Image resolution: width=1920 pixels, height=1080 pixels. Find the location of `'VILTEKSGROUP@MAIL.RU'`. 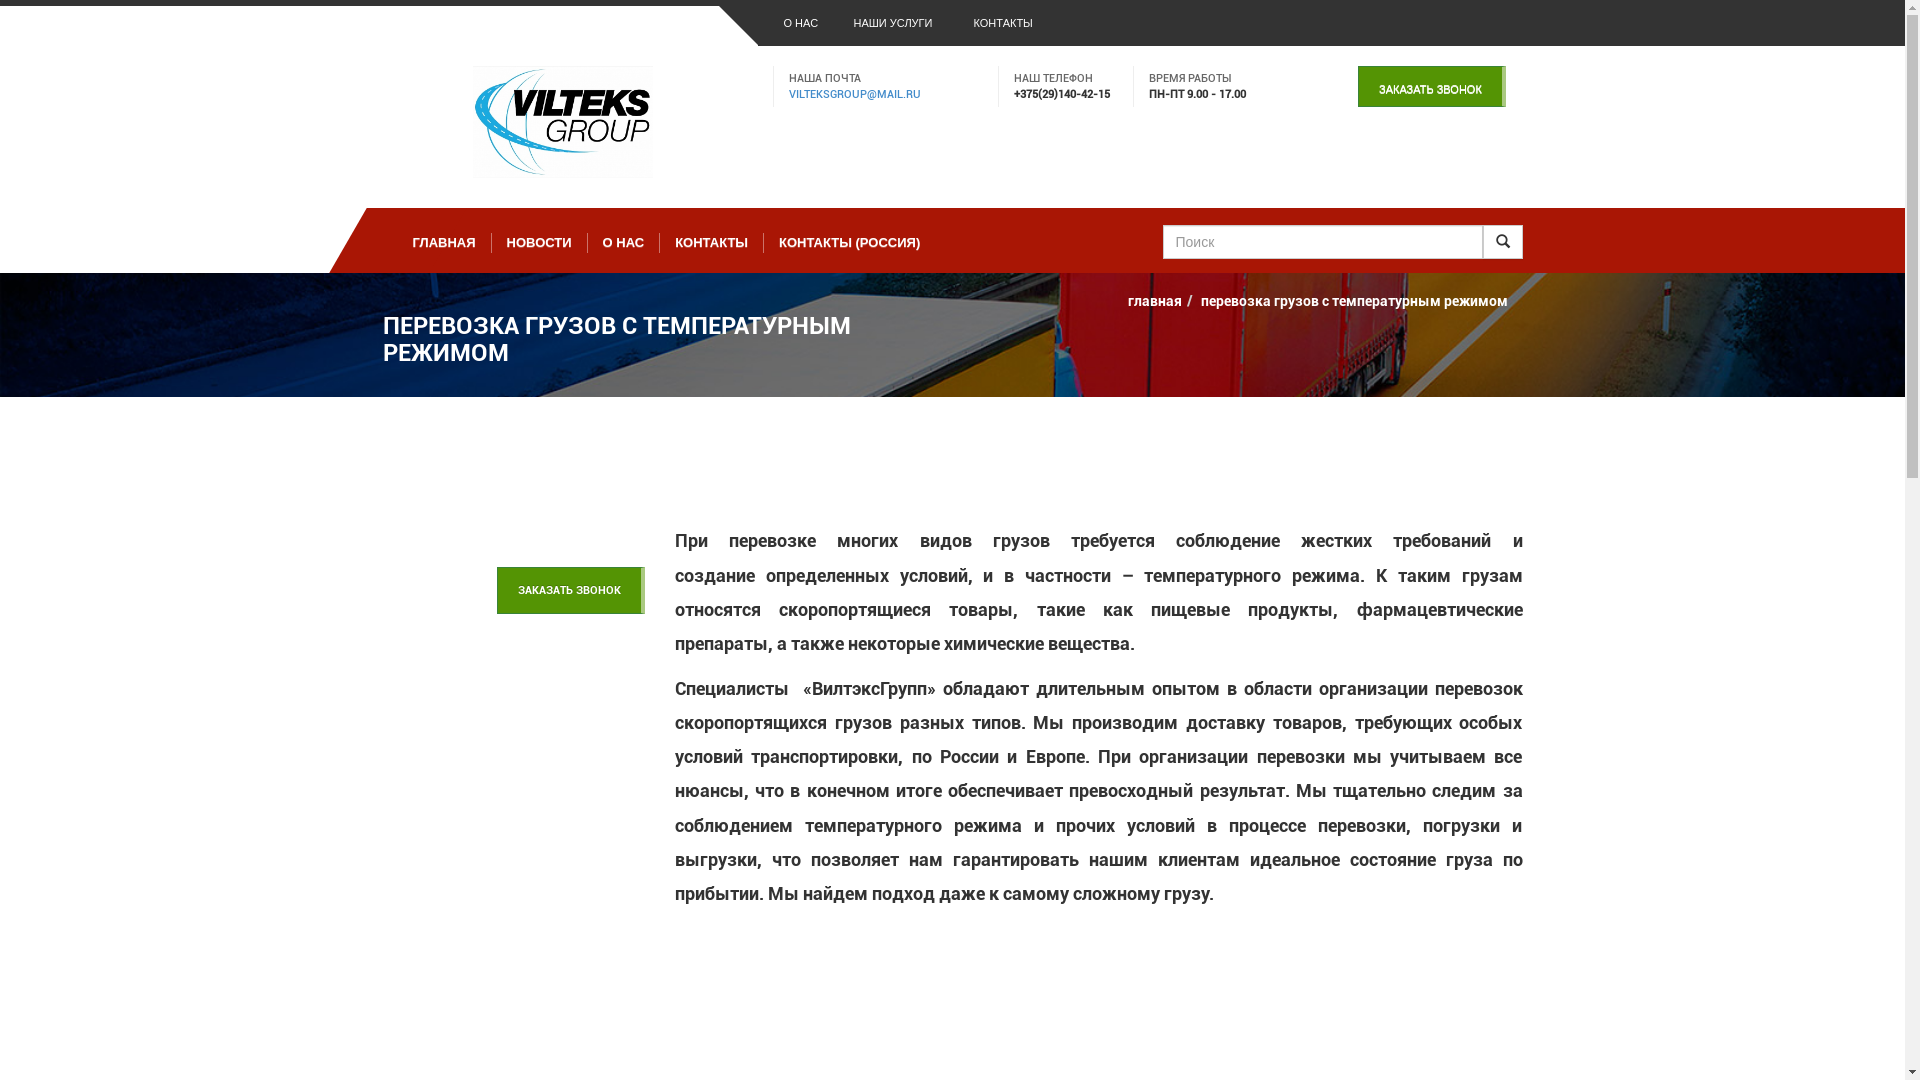

'VILTEKSGROUP@MAIL.RU' is located at coordinates (854, 94).